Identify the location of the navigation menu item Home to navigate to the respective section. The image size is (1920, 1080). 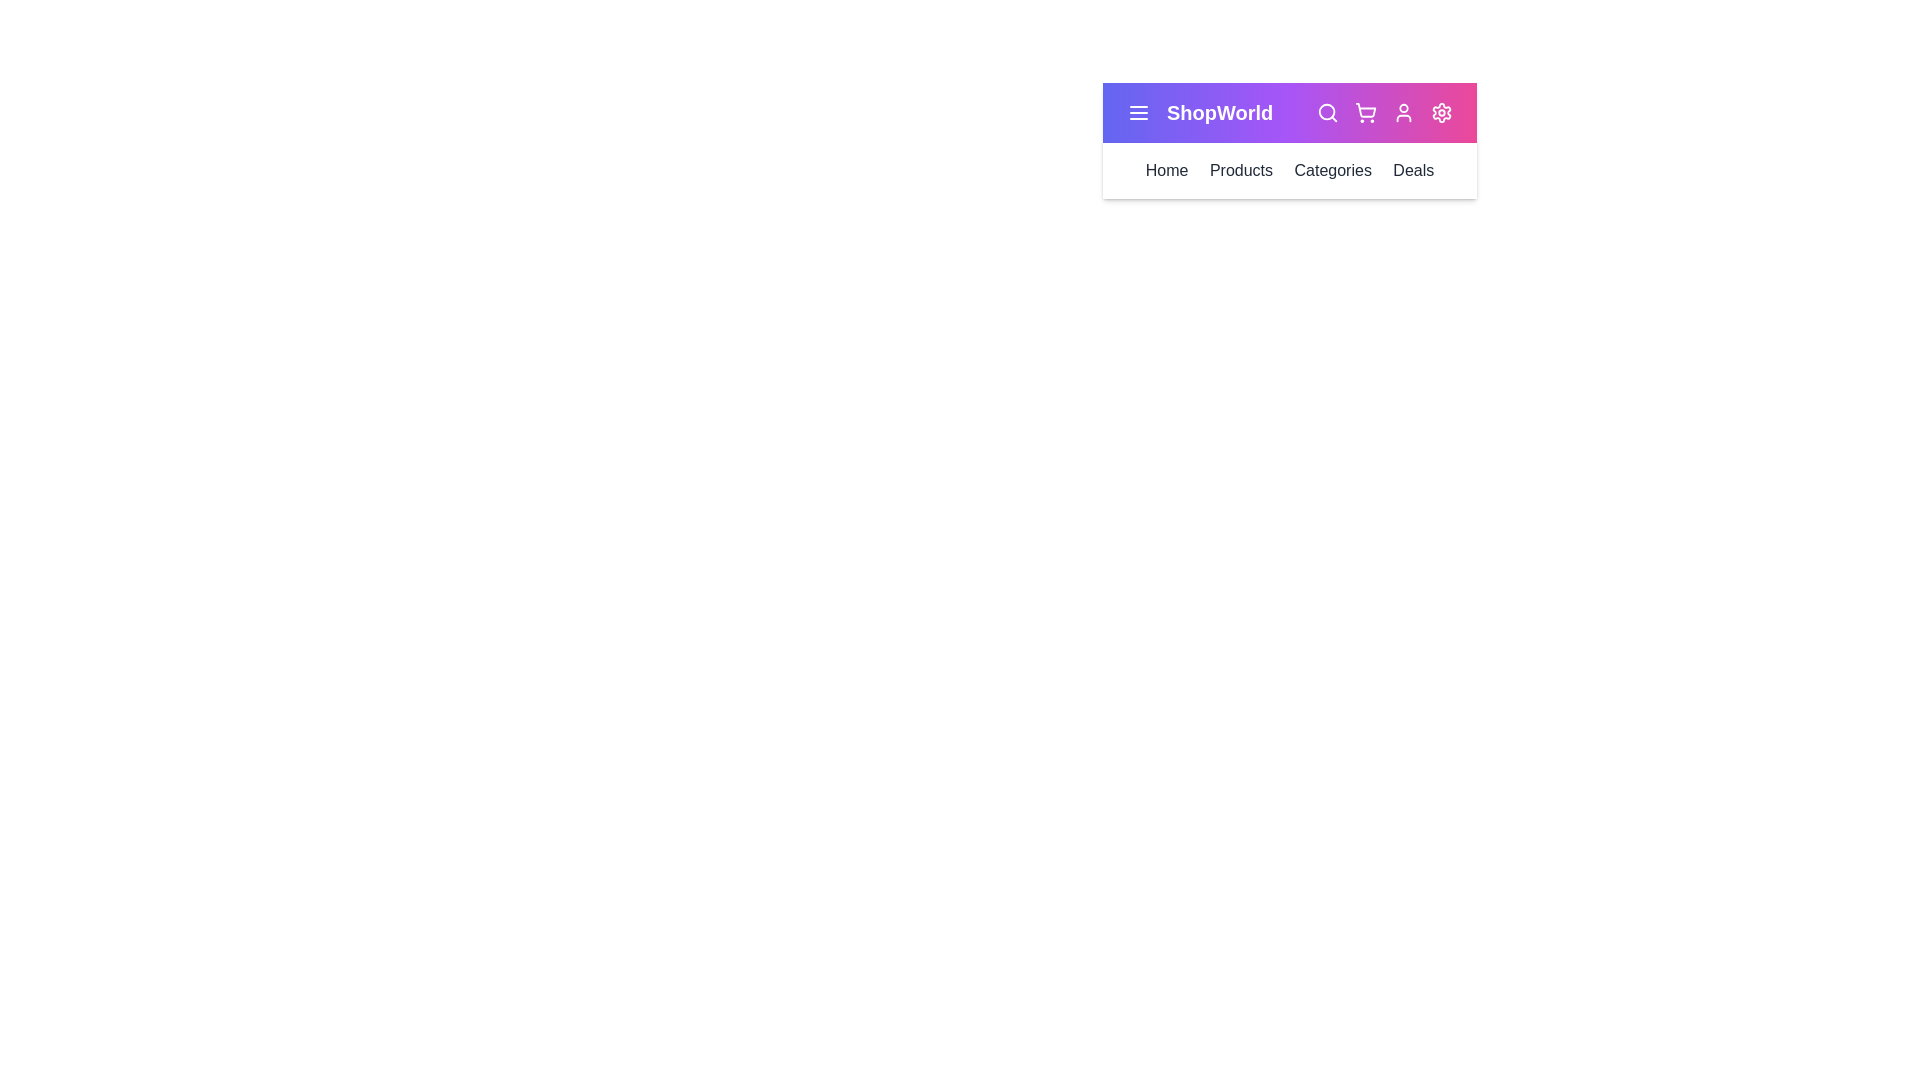
(1167, 169).